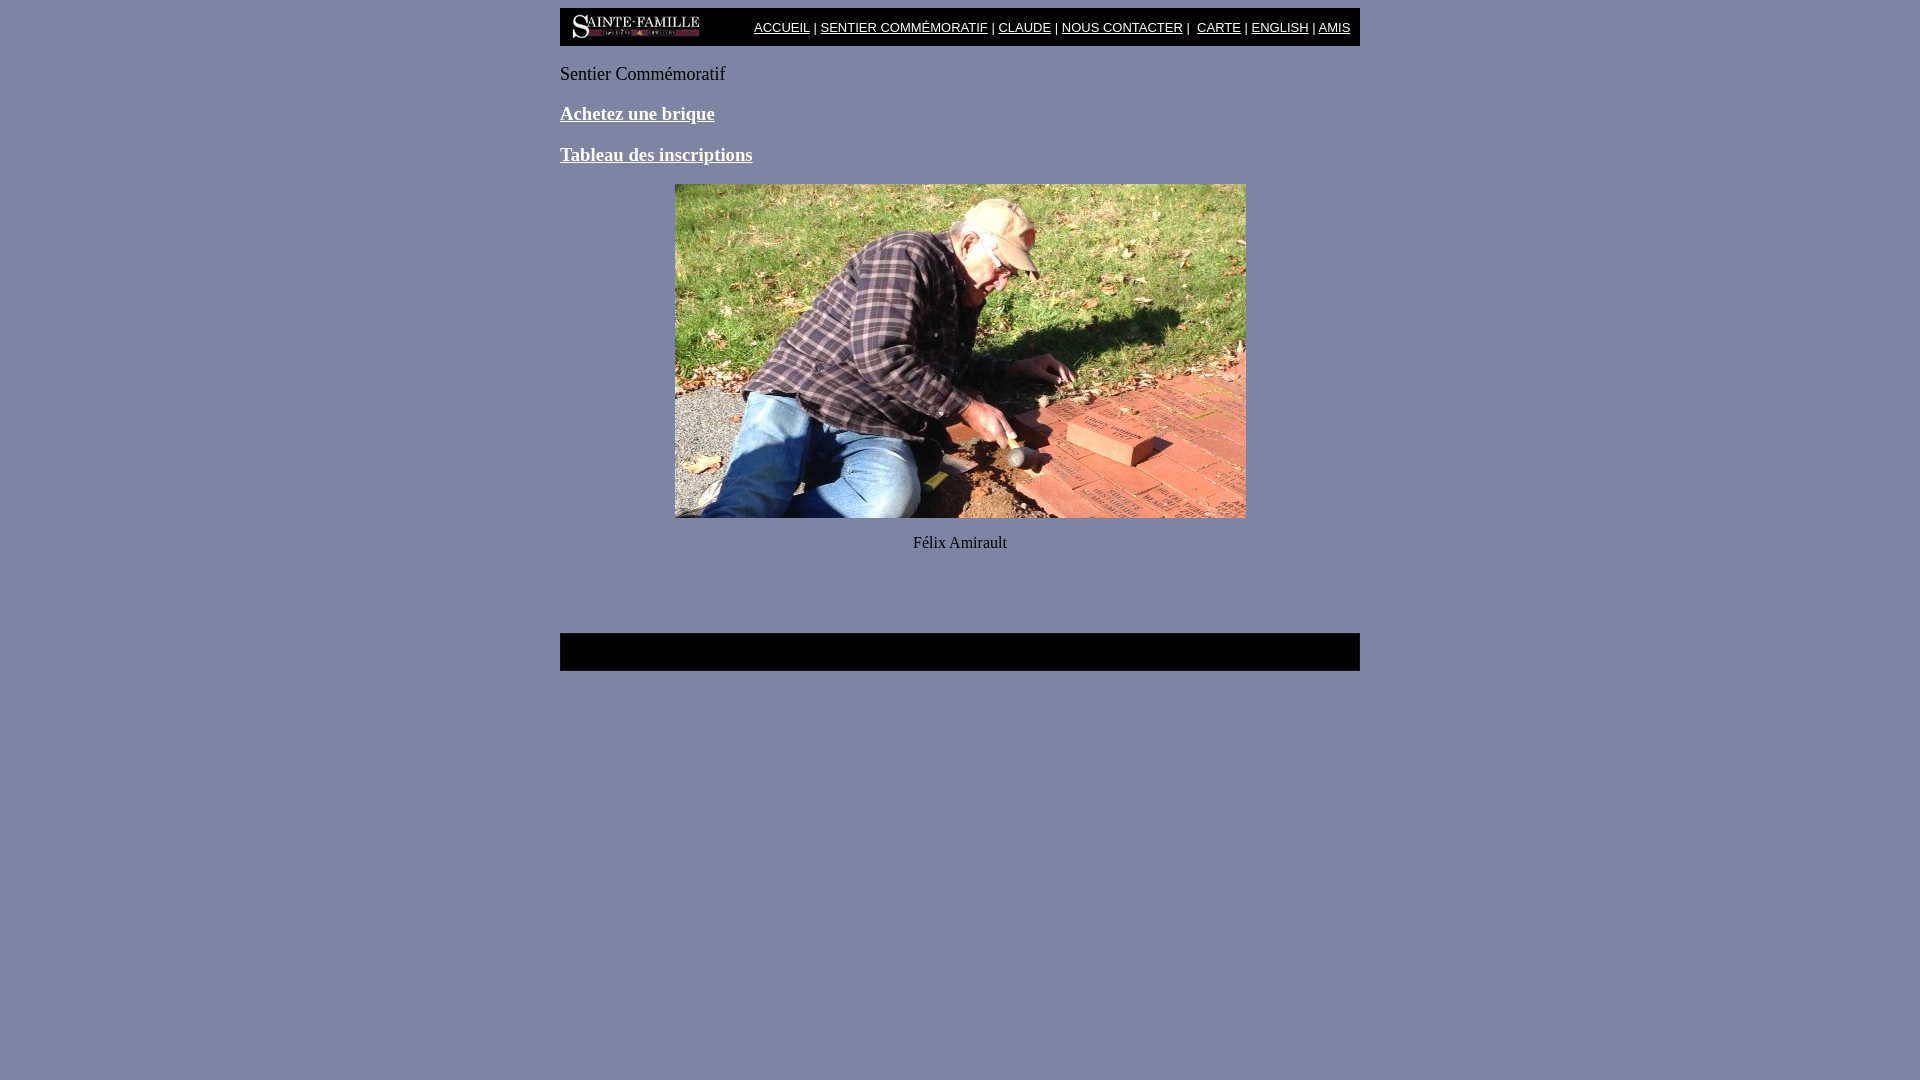 This screenshot has width=1920, height=1080. Describe the element at coordinates (1024, 27) in the screenshot. I see `'CLAUDE'` at that location.